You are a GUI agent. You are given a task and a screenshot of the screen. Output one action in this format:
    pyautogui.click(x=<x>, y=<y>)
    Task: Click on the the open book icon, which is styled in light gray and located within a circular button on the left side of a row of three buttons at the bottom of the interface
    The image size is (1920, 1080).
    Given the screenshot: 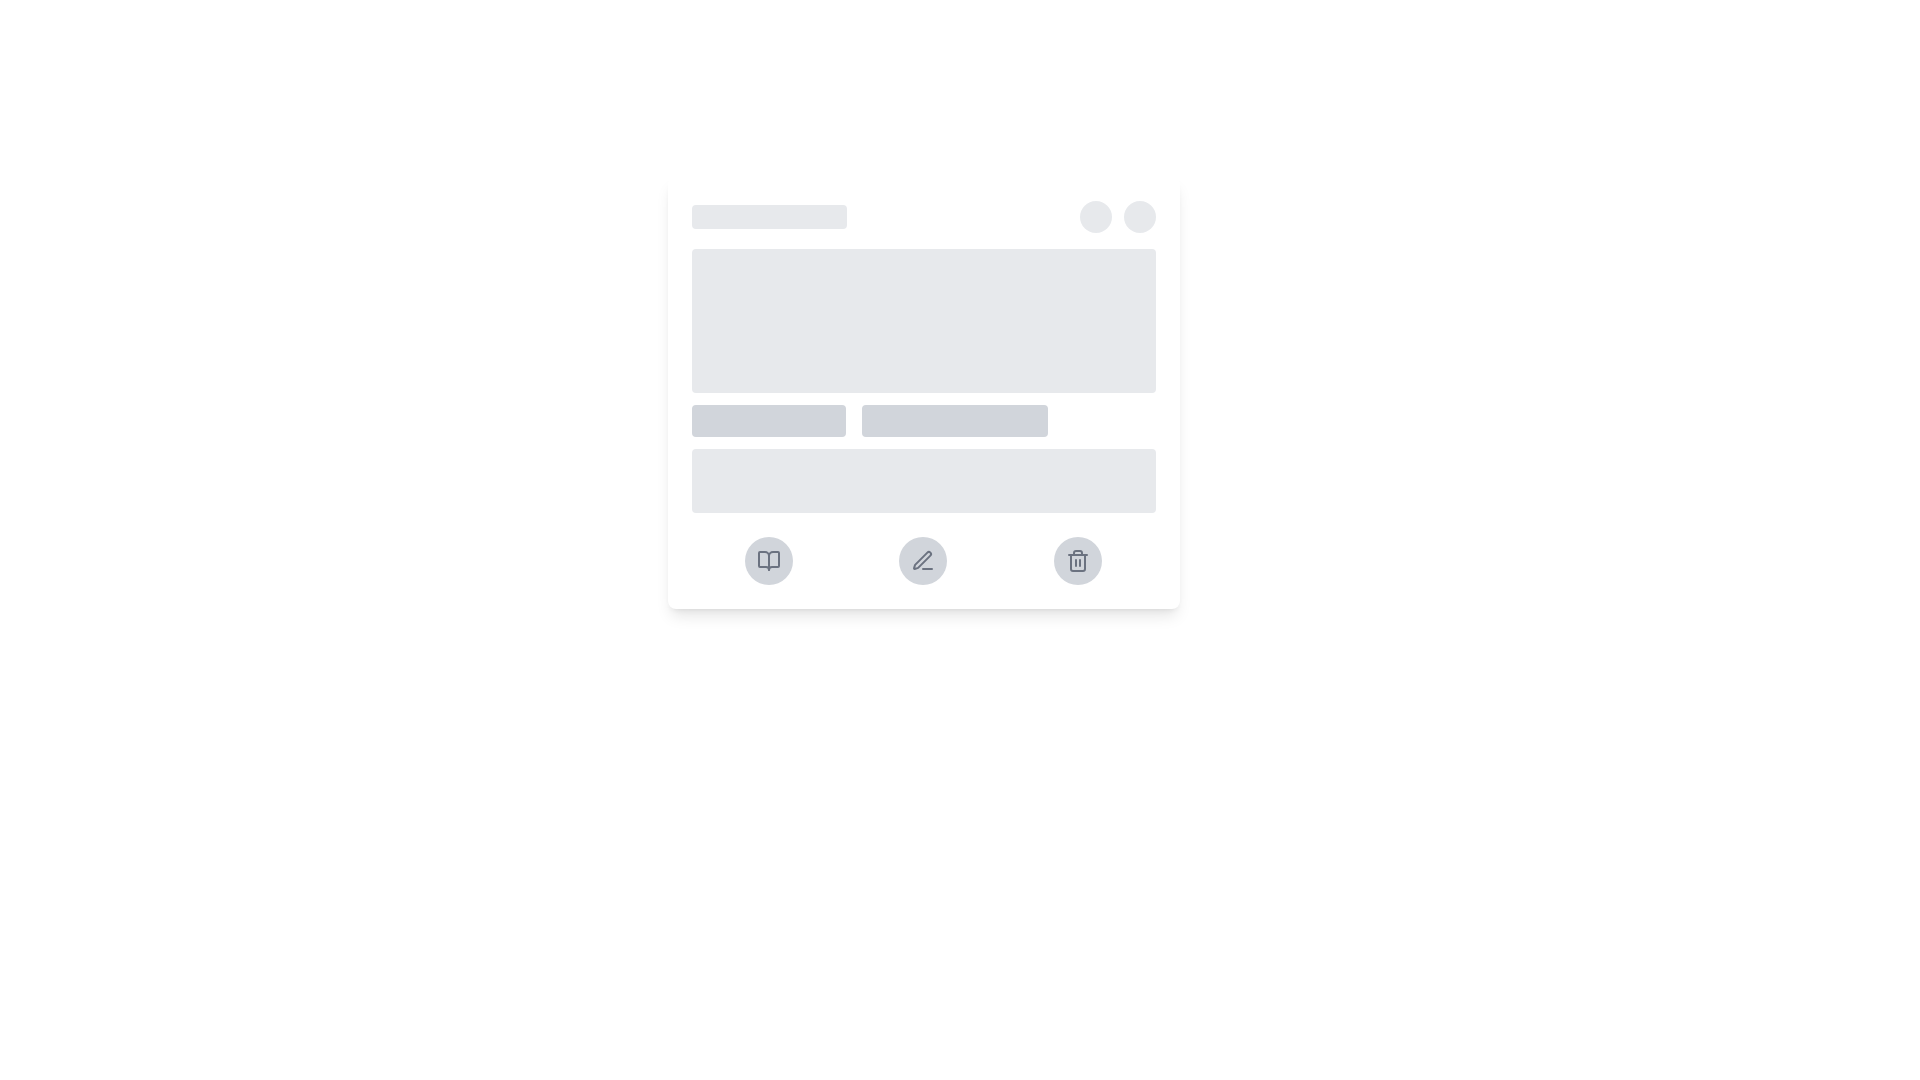 What is the action you would take?
    pyautogui.click(x=767, y=560)
    